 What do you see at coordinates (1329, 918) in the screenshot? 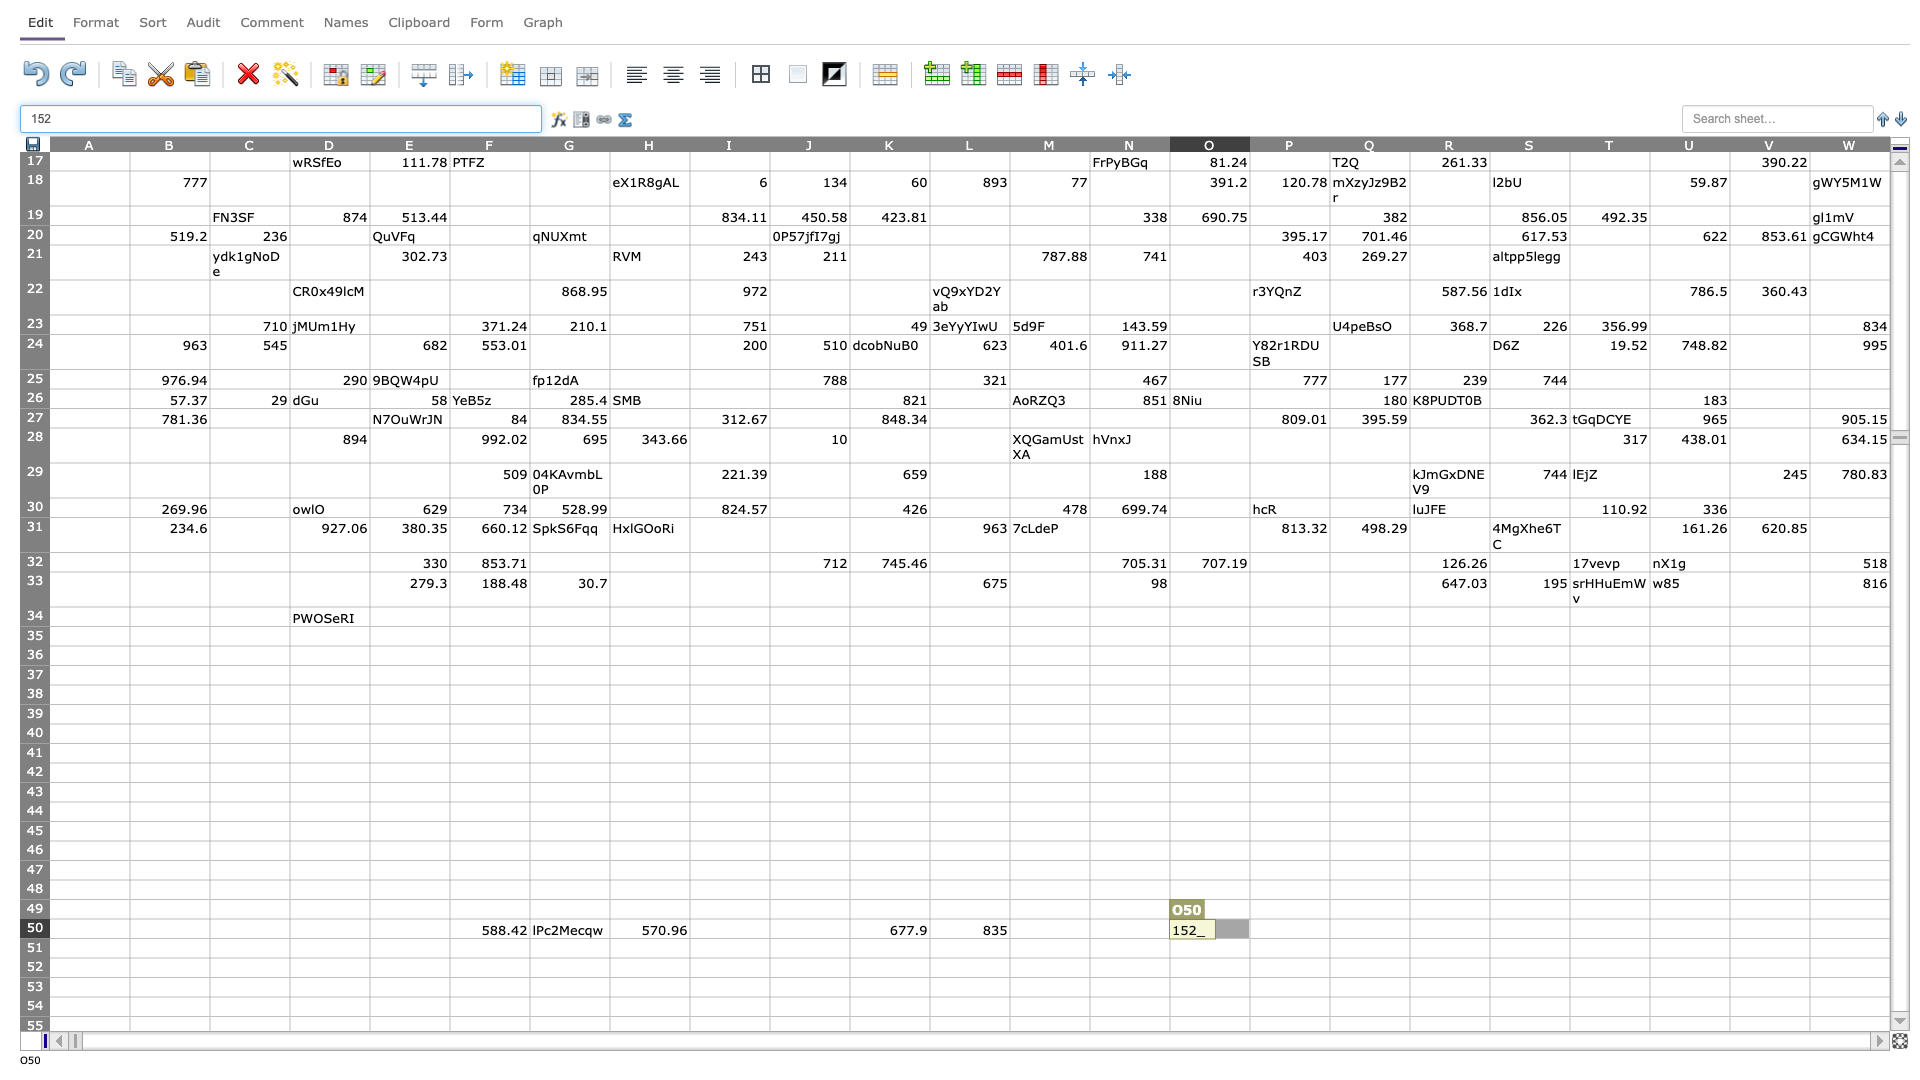
I see `Upper left corner of cell Q50` at bounding box center [1329, 918].